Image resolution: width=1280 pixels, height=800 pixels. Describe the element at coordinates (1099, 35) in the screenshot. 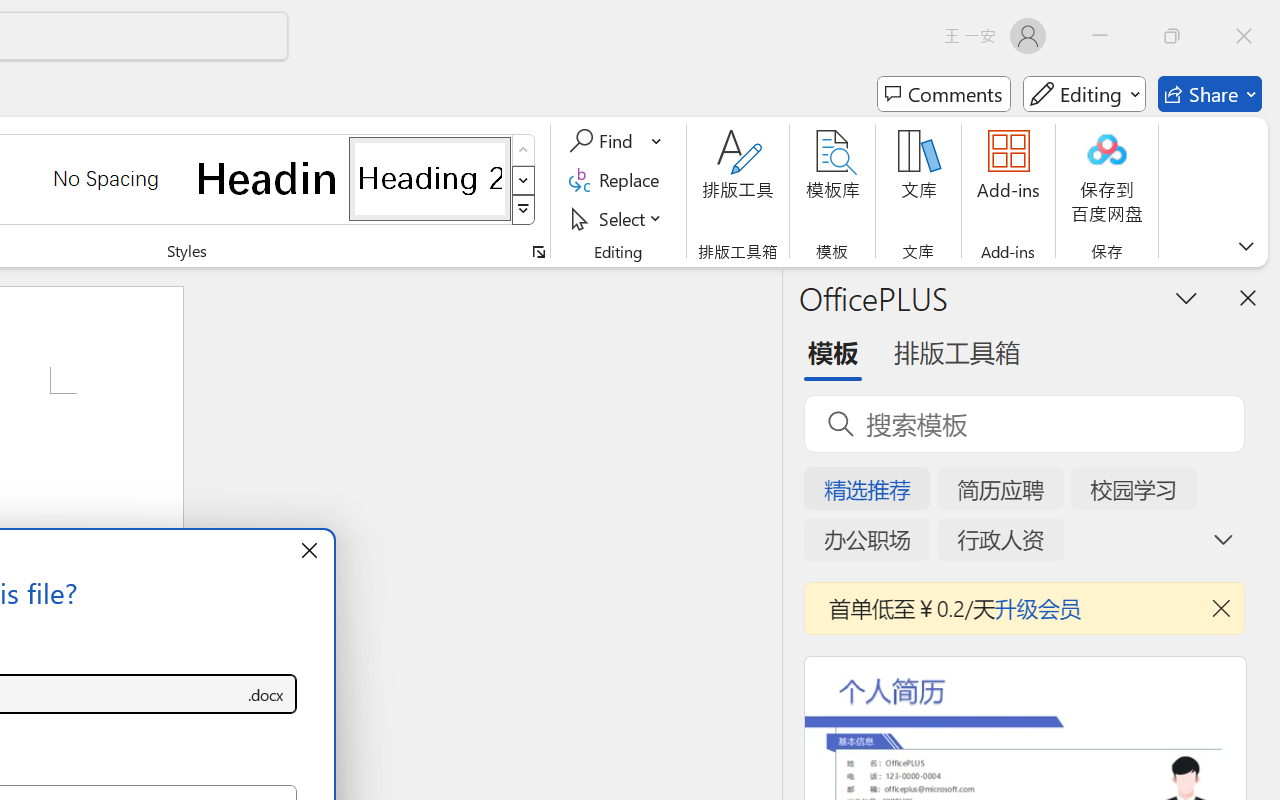

I see `'Minimize'` at that location.